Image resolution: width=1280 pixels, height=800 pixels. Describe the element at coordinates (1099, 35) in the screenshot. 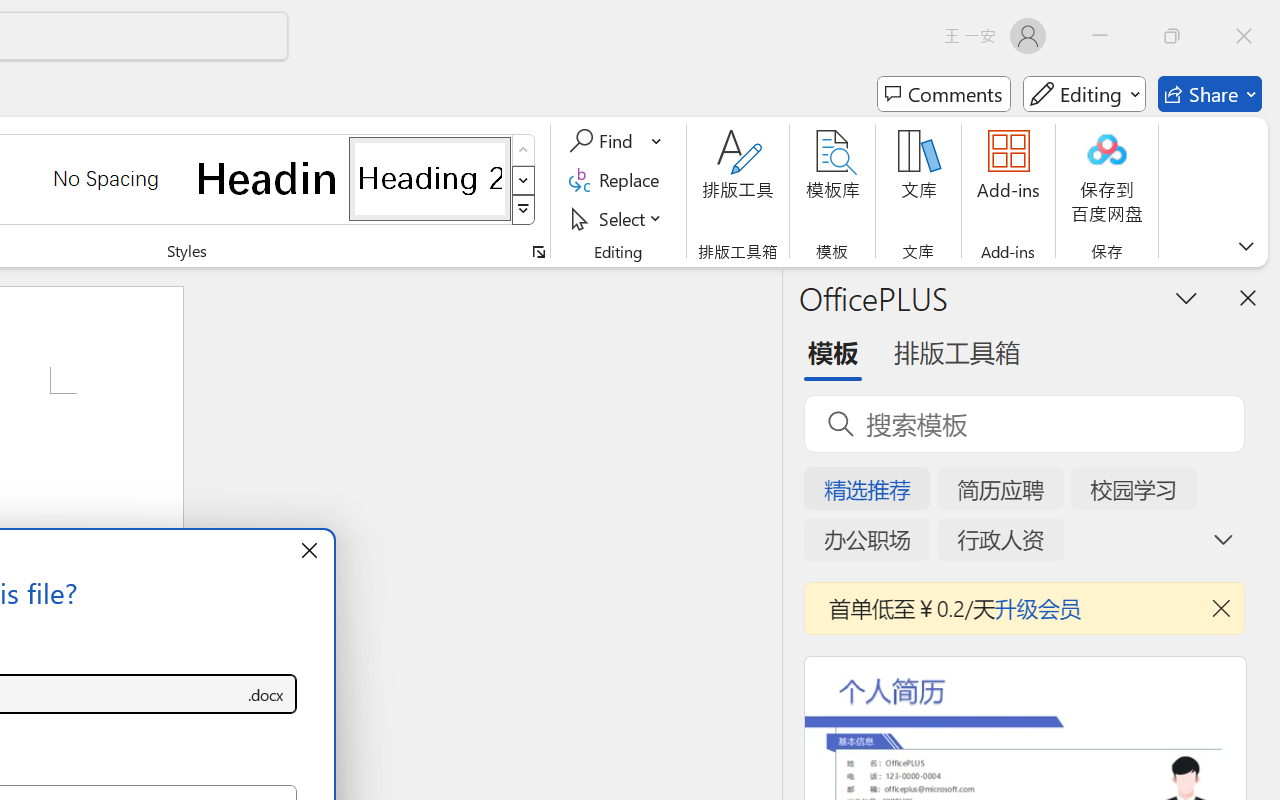

I see `'Minimize'` at that location.